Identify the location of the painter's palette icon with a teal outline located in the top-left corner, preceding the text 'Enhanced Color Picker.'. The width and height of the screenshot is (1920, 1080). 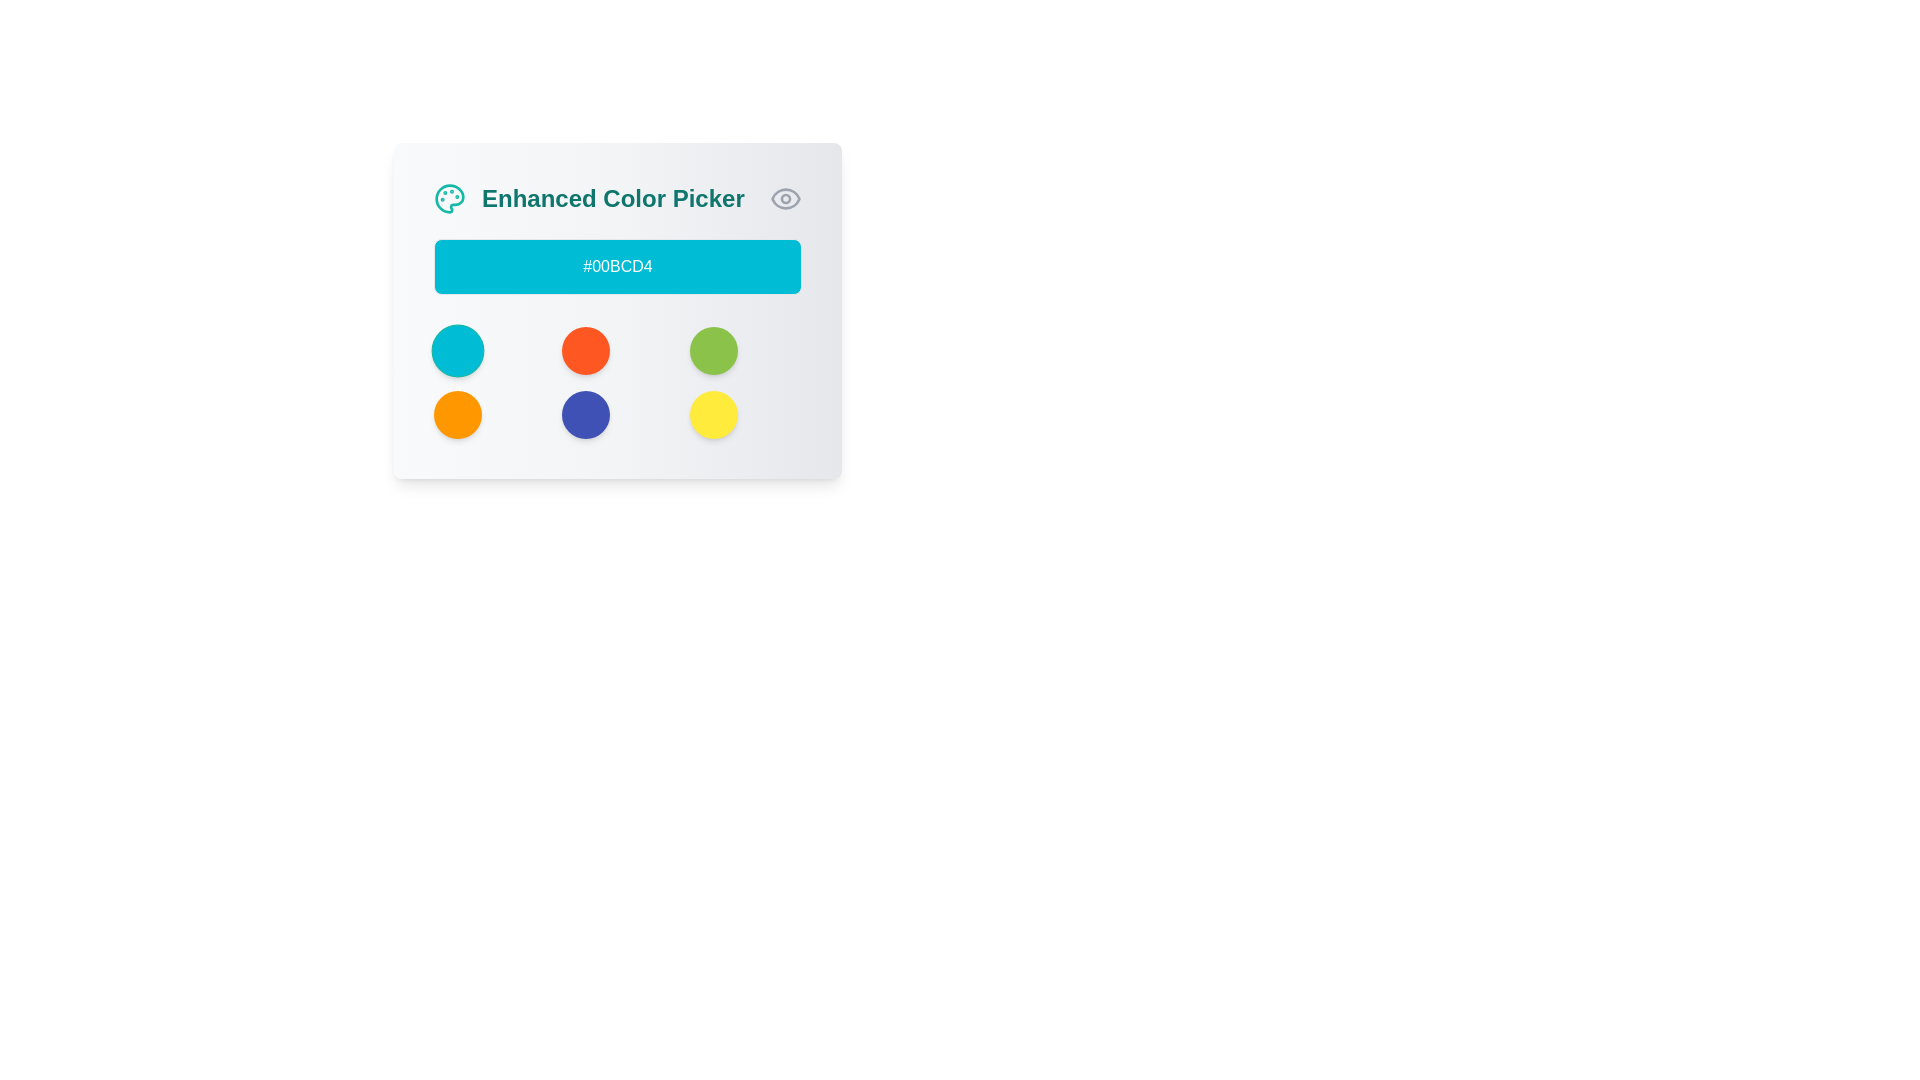
(449, 199).